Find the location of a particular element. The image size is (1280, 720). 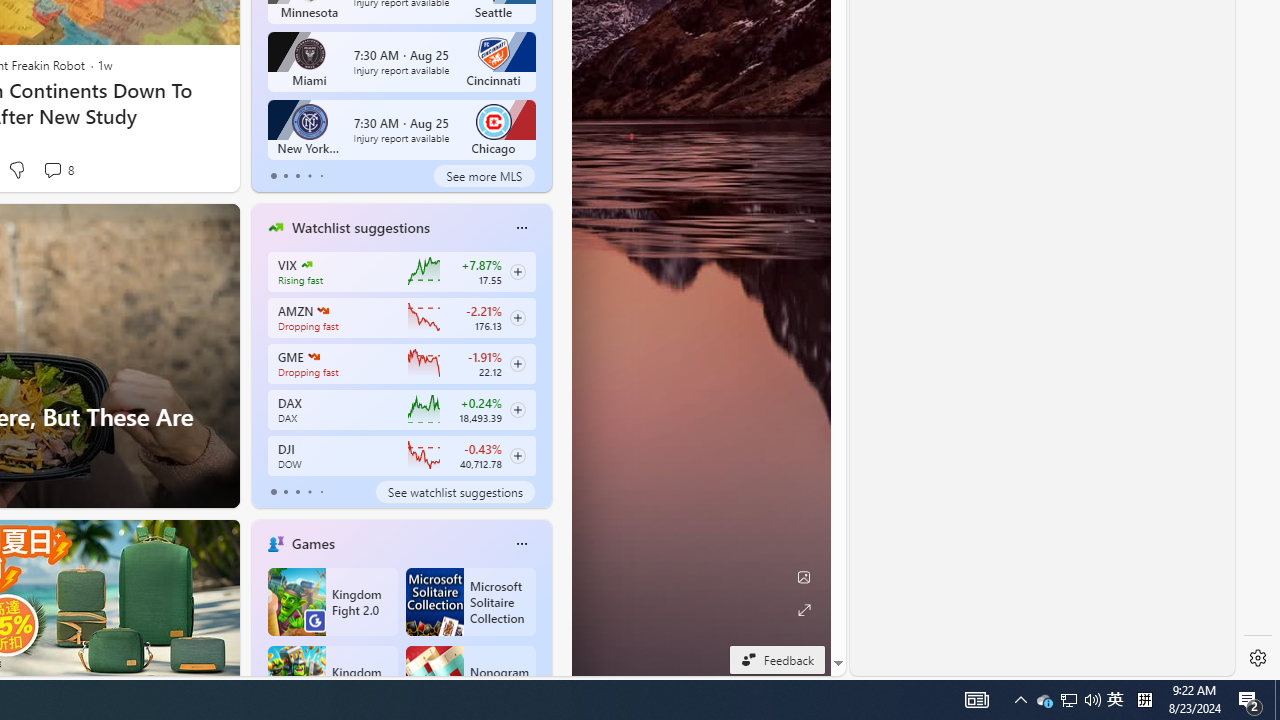

'Expand background' is located at coordinates (803, 609).